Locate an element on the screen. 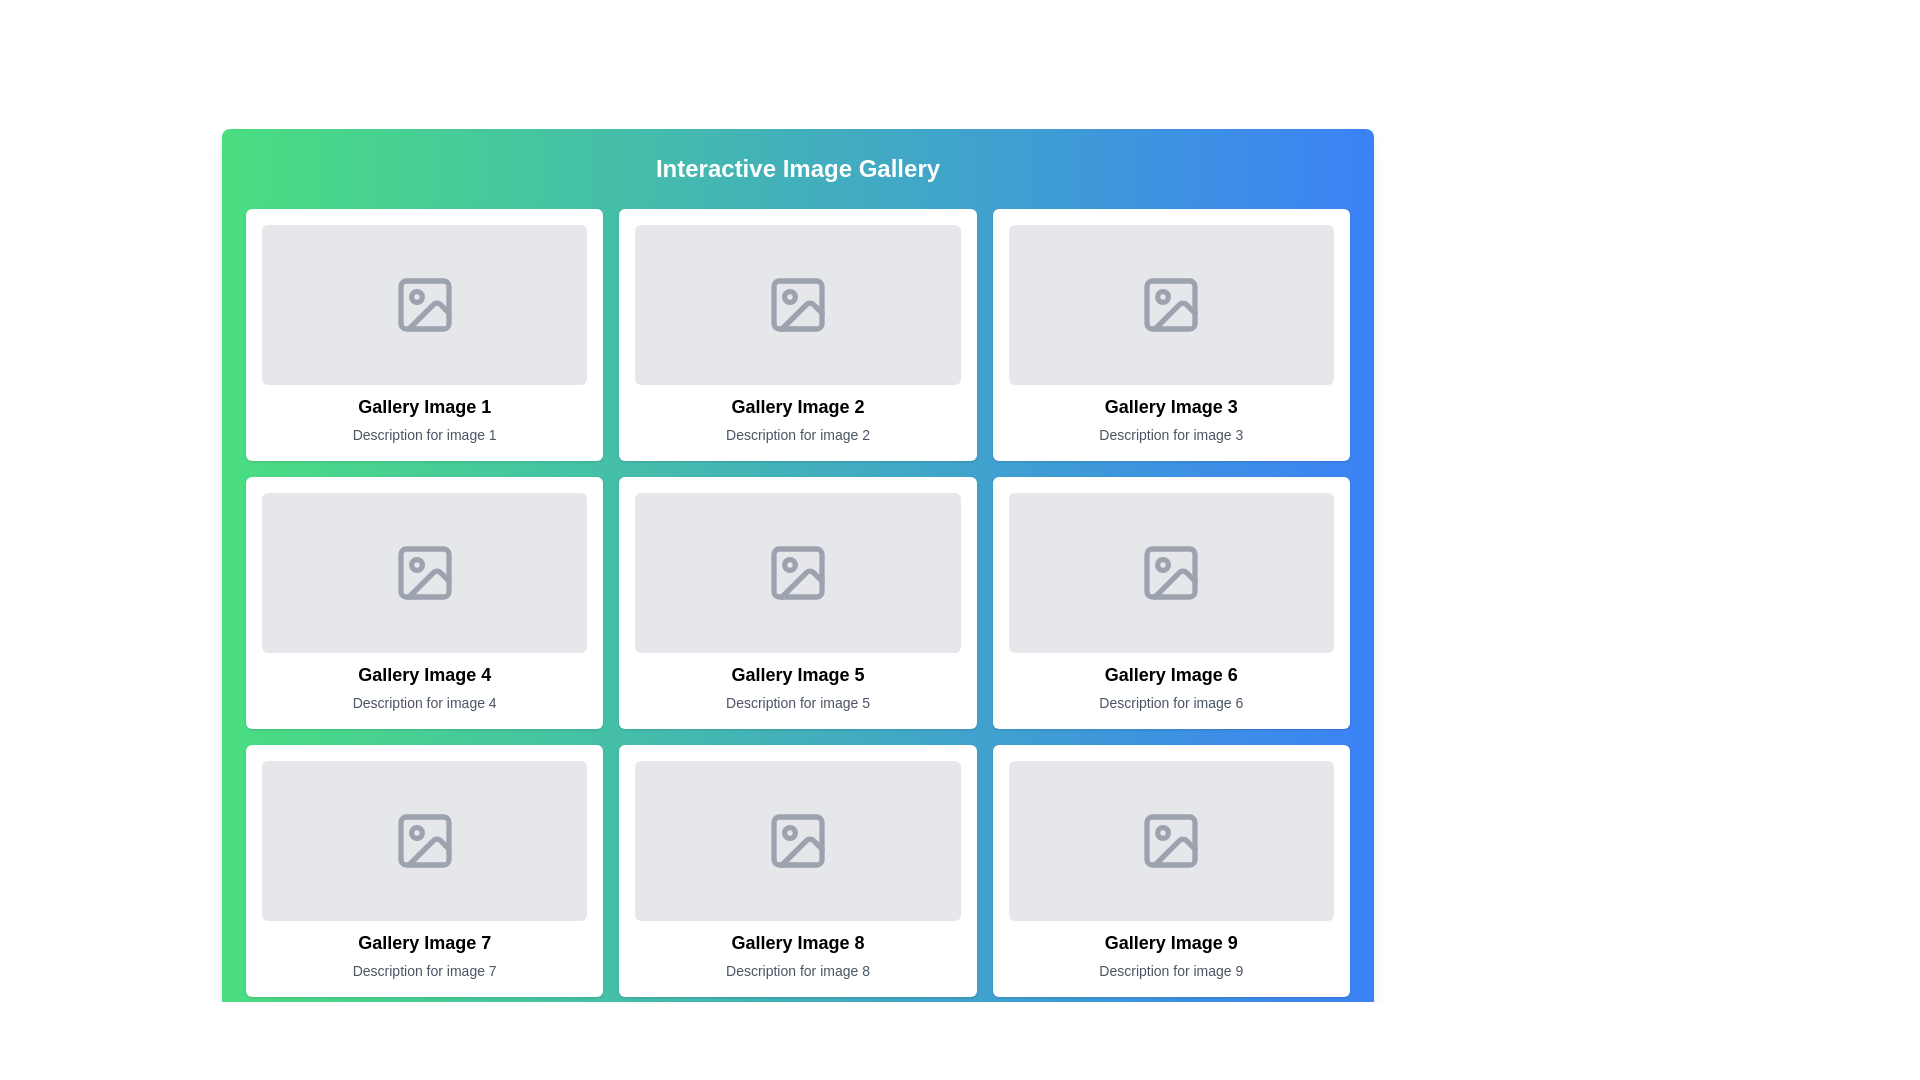 The image size is (1920, 1080). graphical decoration or state indicator within the SVG icon located in the eighth item of the gallery grid, positioned in the third row, second column, using accessibility tools is located at coordinates (796, 840).